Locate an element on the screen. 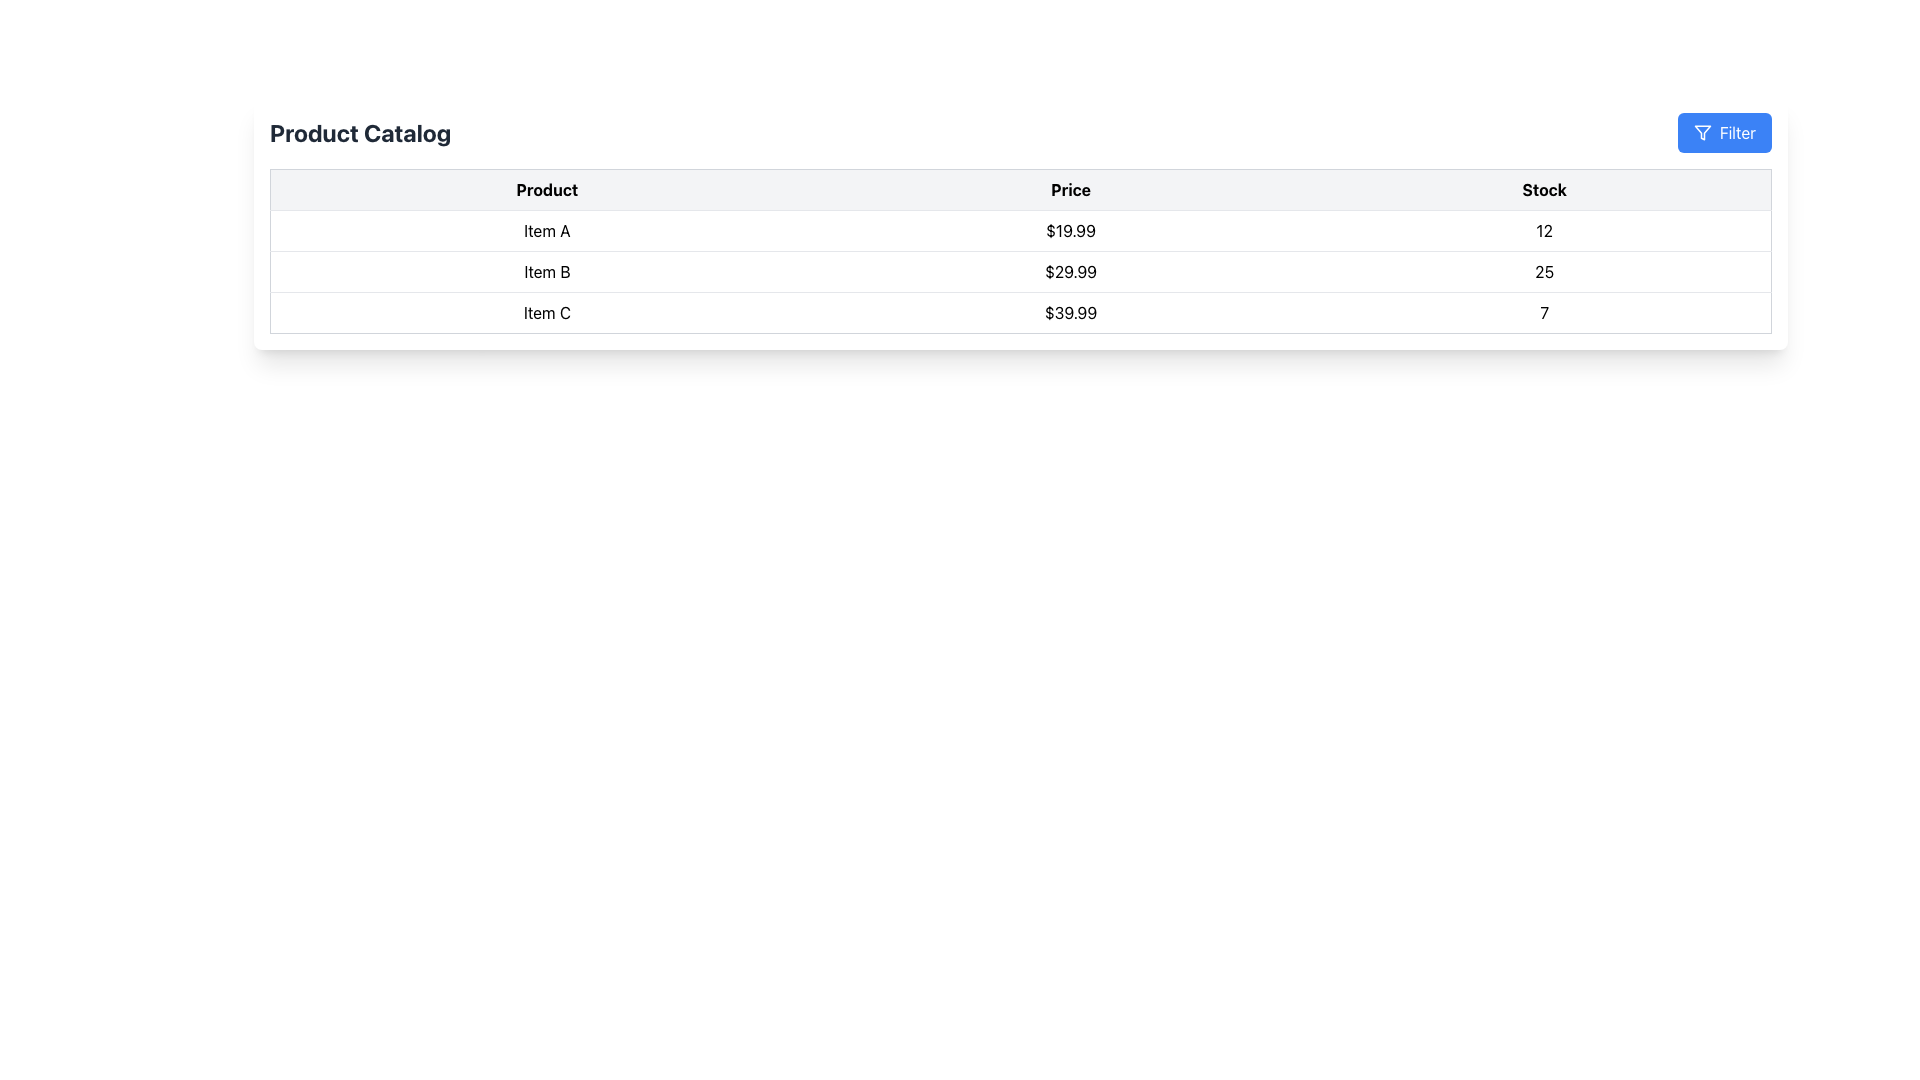  the stock quantity text for 'Item B' located in the third column of the second data row in the product catalog table is located at coordinates (1544, 272).